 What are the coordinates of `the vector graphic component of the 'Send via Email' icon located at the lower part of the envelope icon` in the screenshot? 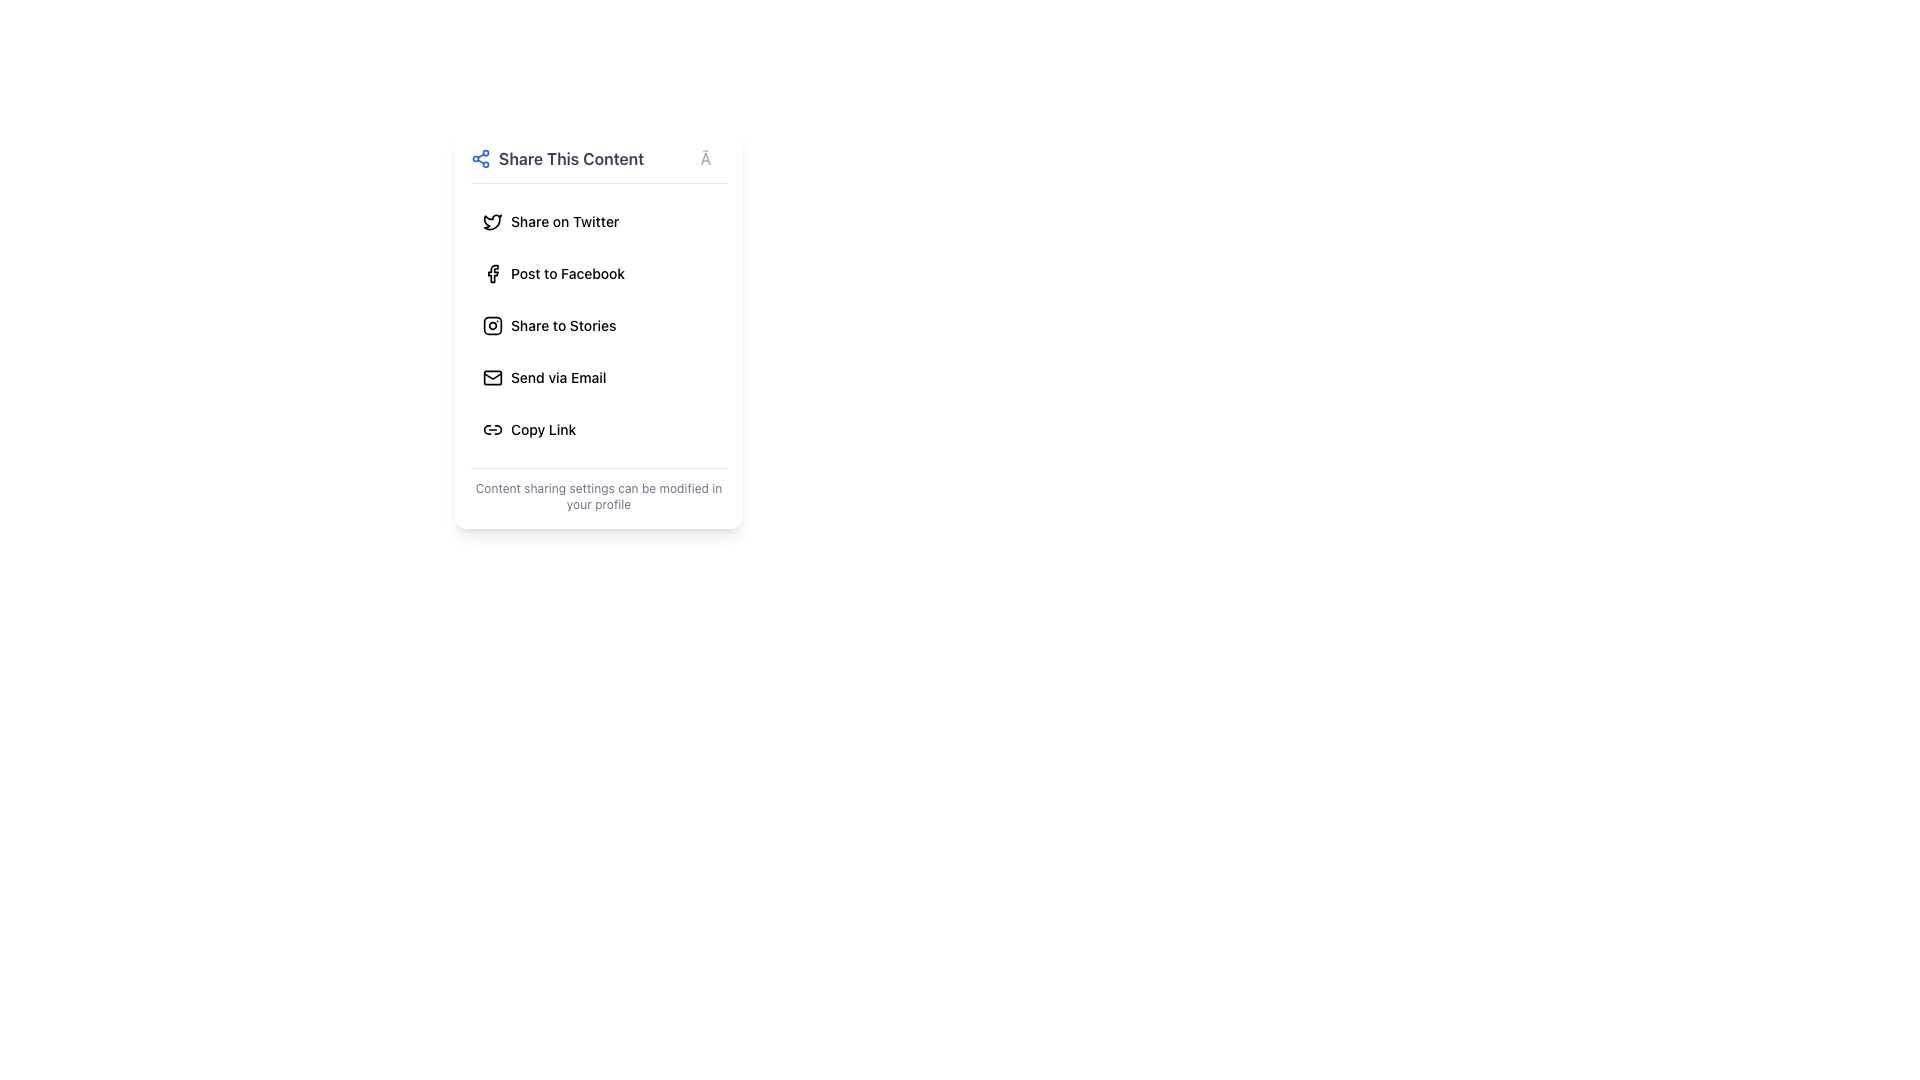 It's located at (493, 375).